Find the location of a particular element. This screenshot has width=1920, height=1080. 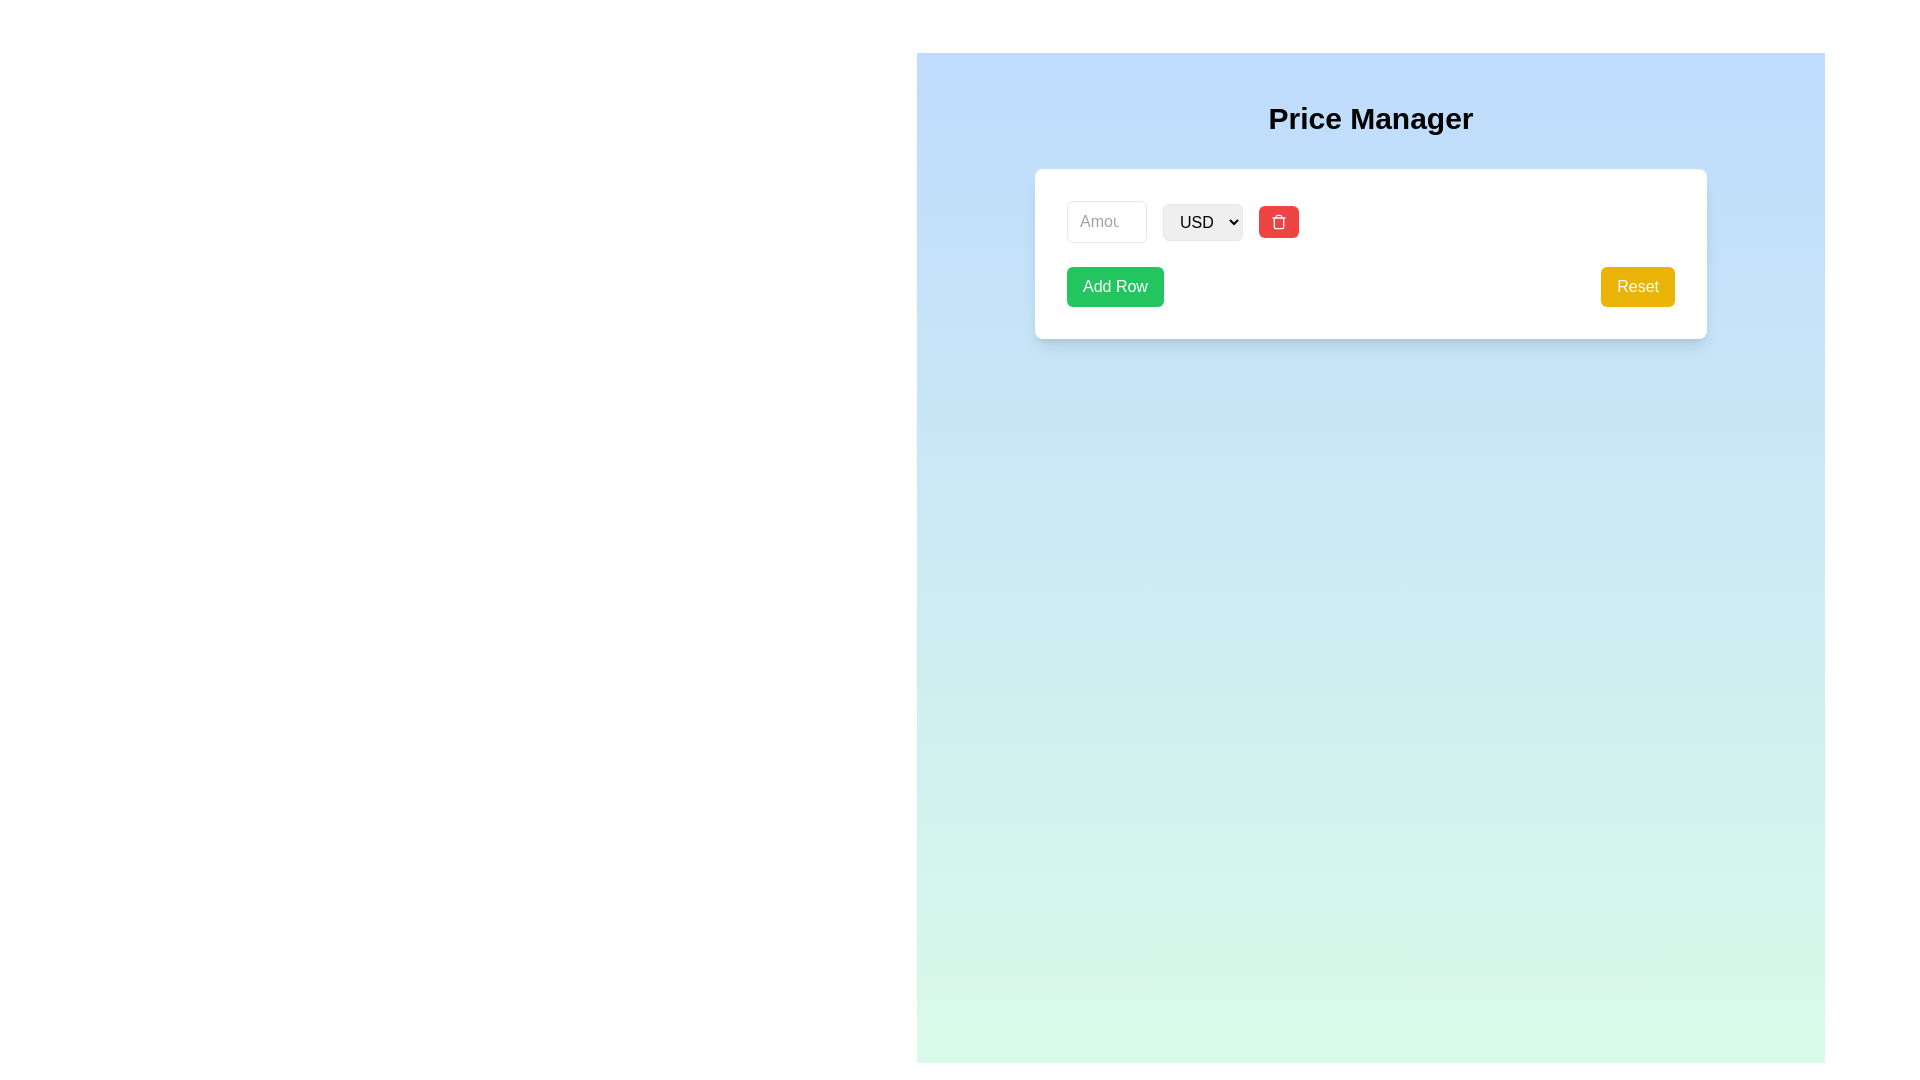

the small trash icon styled in a red circular background, which is part of a clickable button located towards the right edge of input and dropdown components, to possibly see a tooltip is located at coordinates (1277, 222).